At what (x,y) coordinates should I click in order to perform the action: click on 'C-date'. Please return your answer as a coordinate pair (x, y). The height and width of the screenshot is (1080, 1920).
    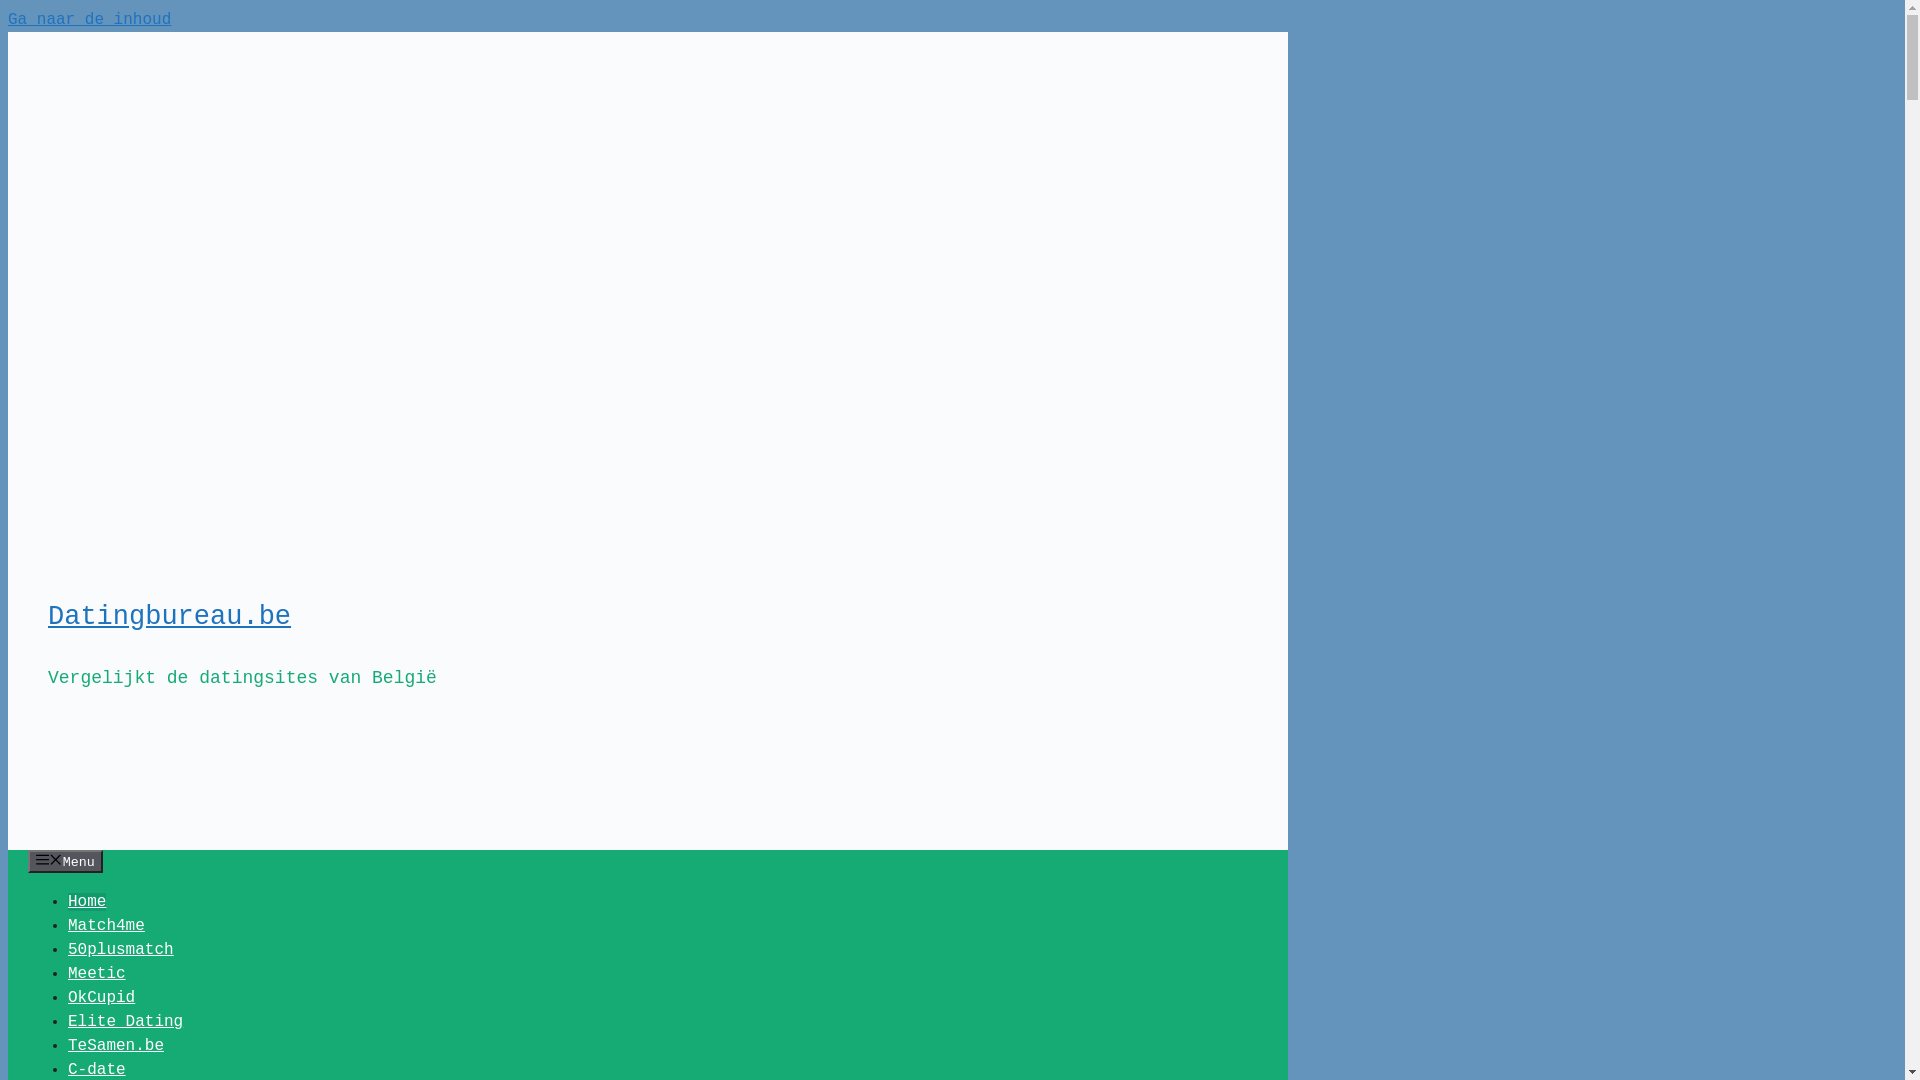
    Looking at the image, I should click on (95, 1068).